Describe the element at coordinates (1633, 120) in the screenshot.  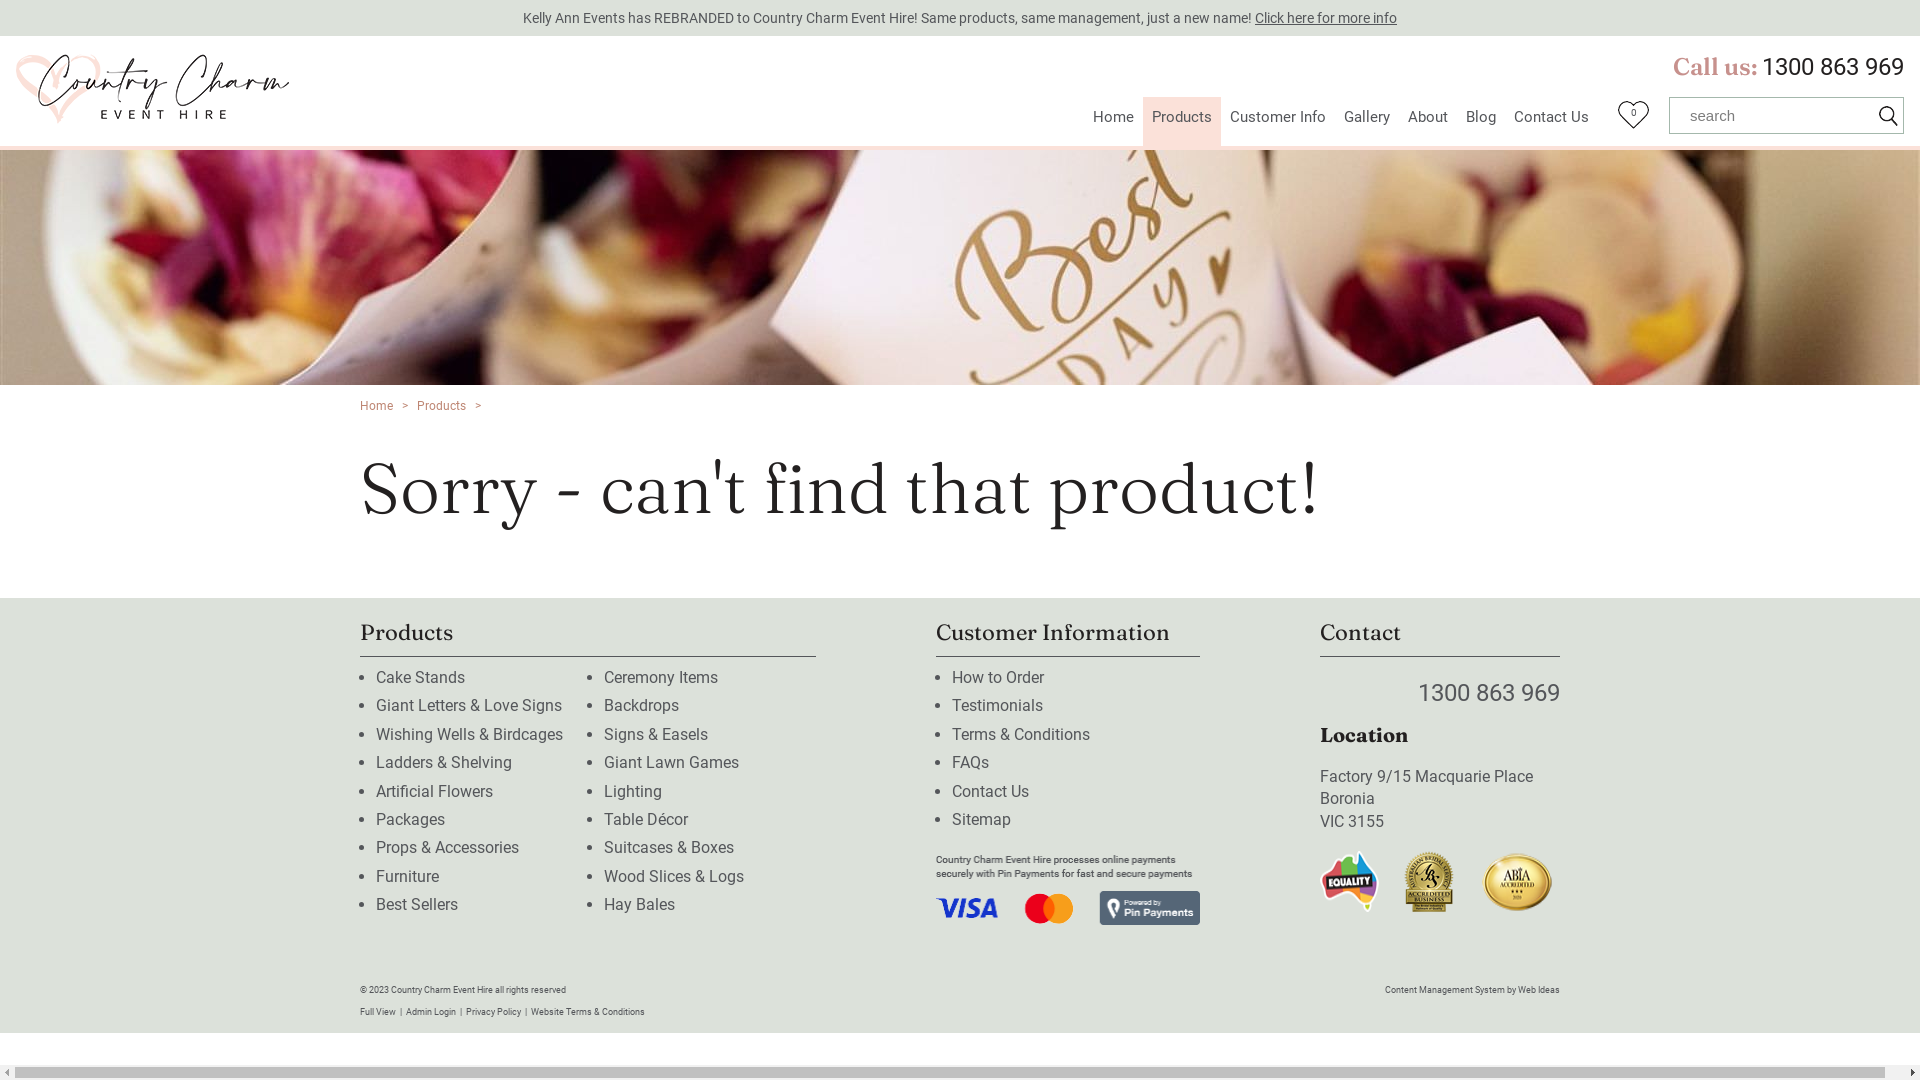
I see `'0'` at that location.